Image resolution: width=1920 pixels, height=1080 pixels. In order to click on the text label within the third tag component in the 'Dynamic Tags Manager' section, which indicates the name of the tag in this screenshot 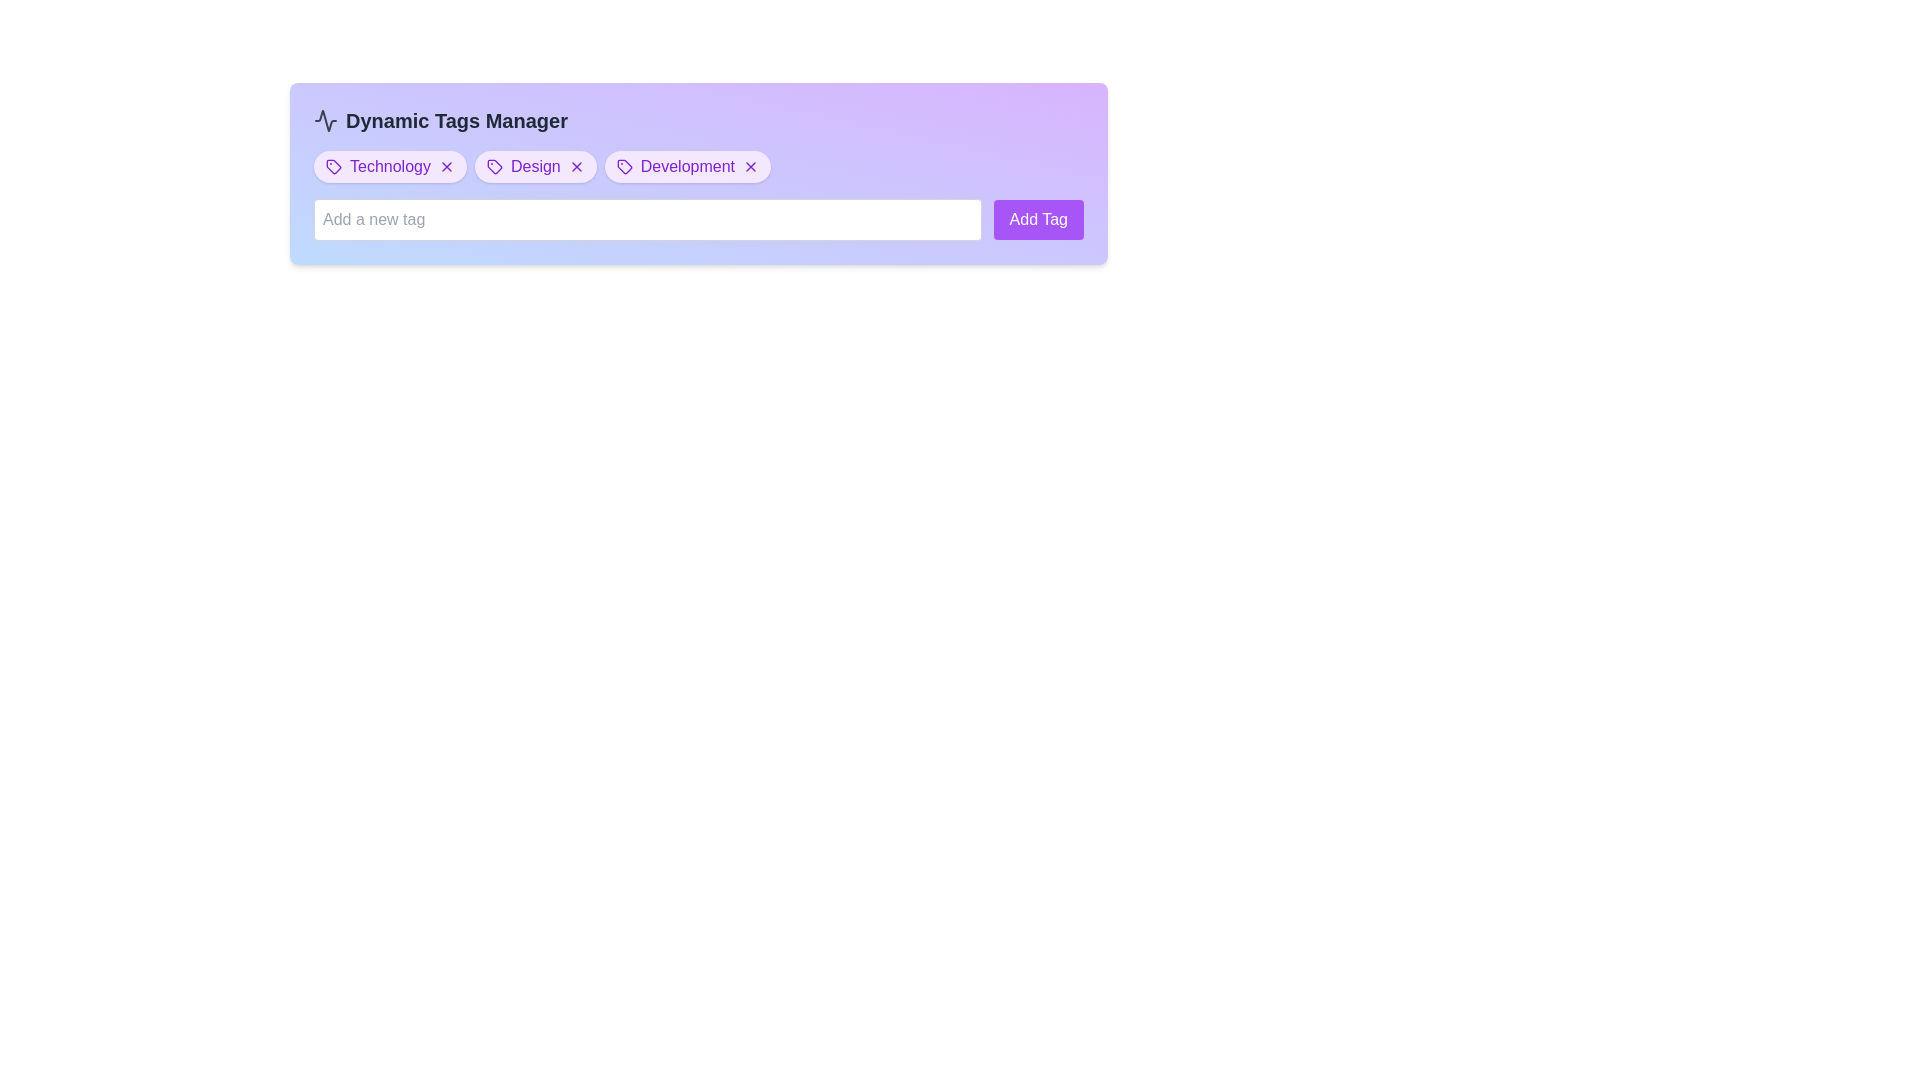, I will do `click(687, 165)`.